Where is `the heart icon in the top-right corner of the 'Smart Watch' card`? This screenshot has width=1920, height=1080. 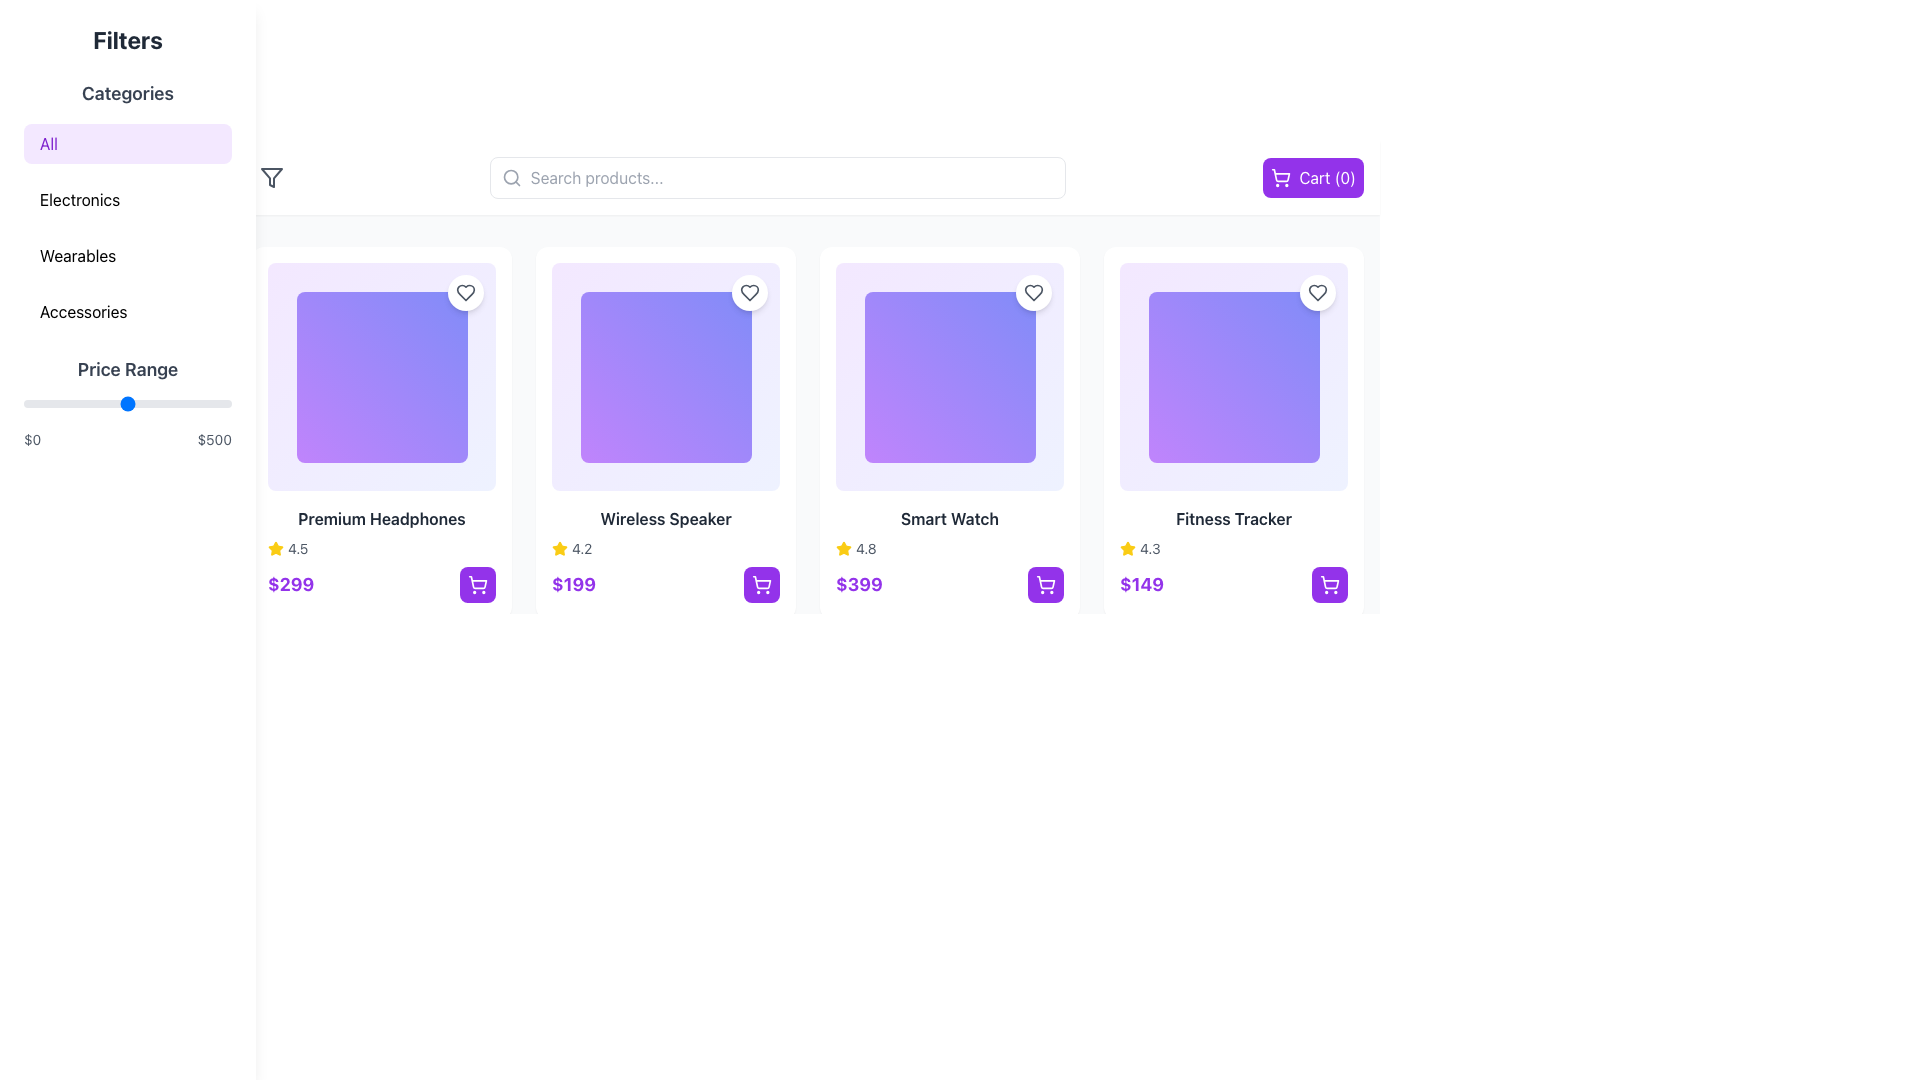 the heart icon in the top-right corner of the 'Smart Watch' card is located at coordinates (1033, 293).